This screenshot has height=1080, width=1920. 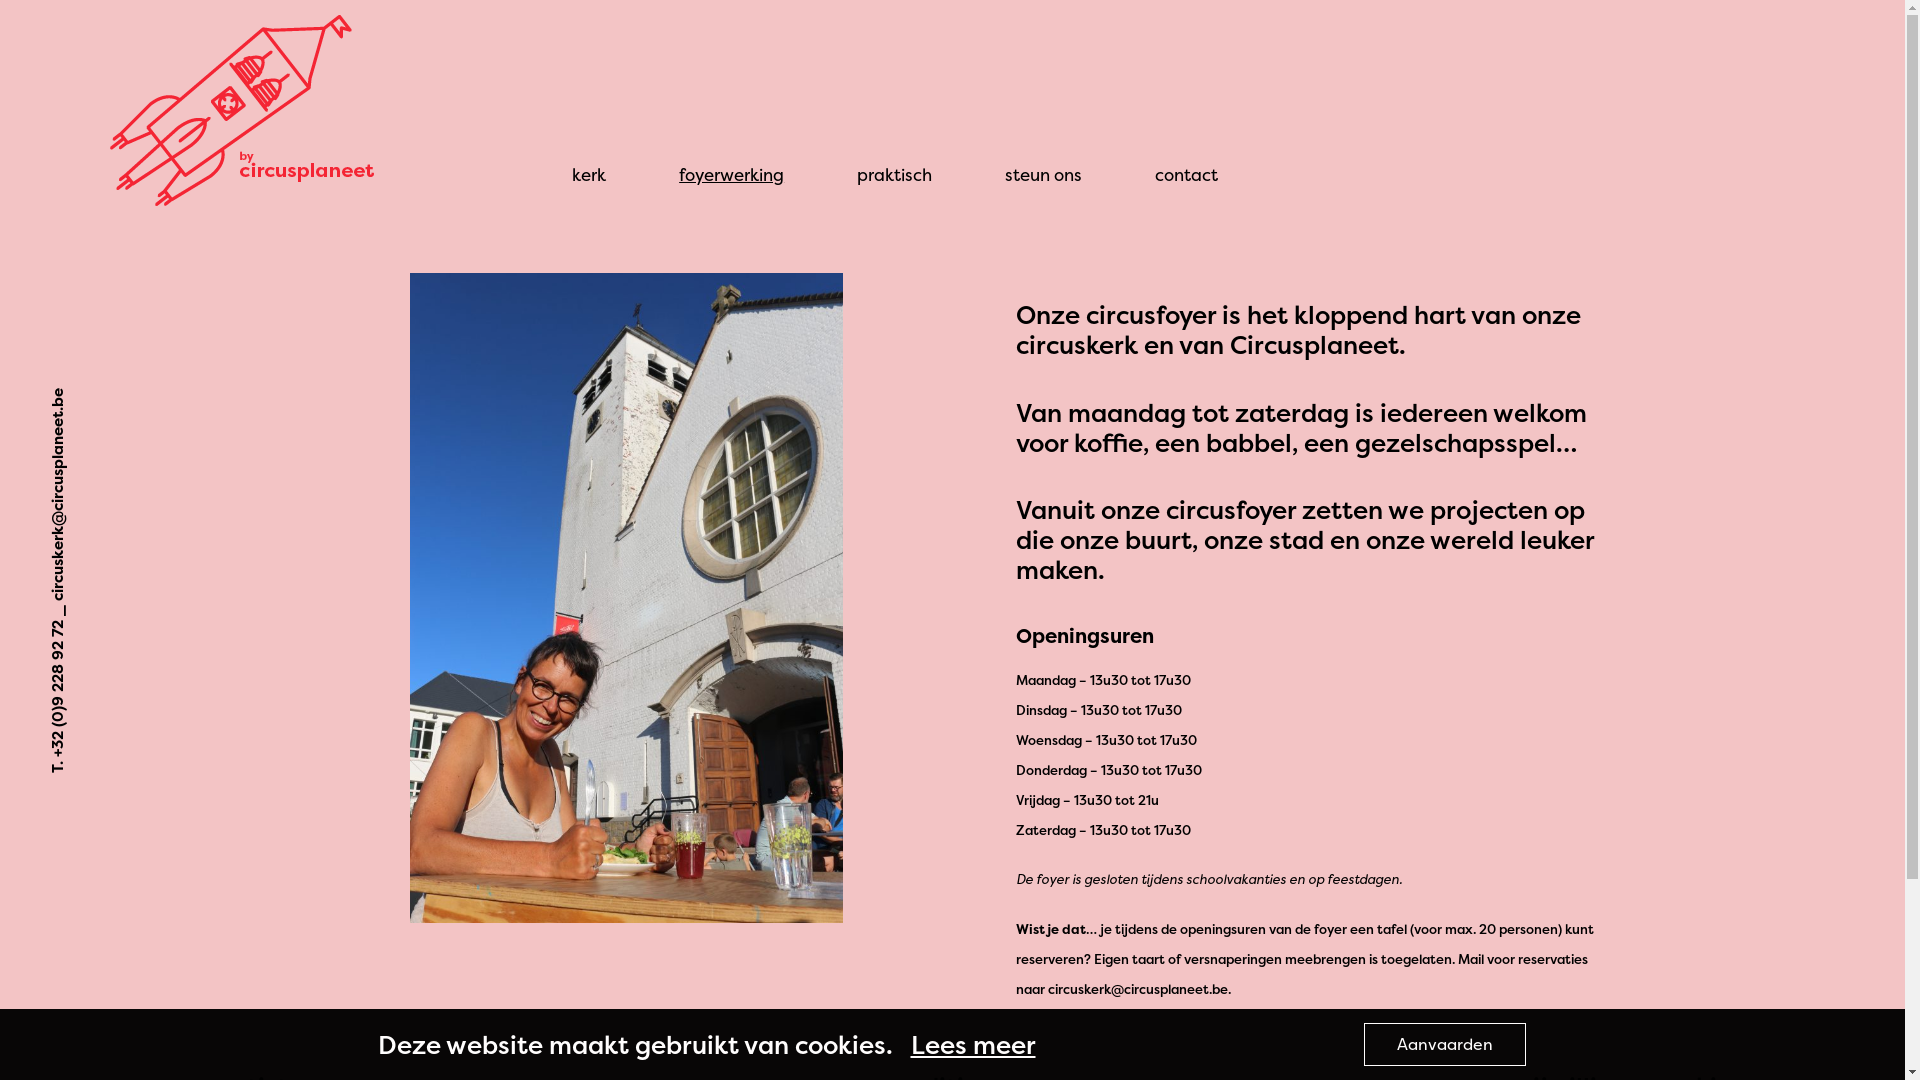 I want to click on 'foyerwerking', so click(x=730, y=173).